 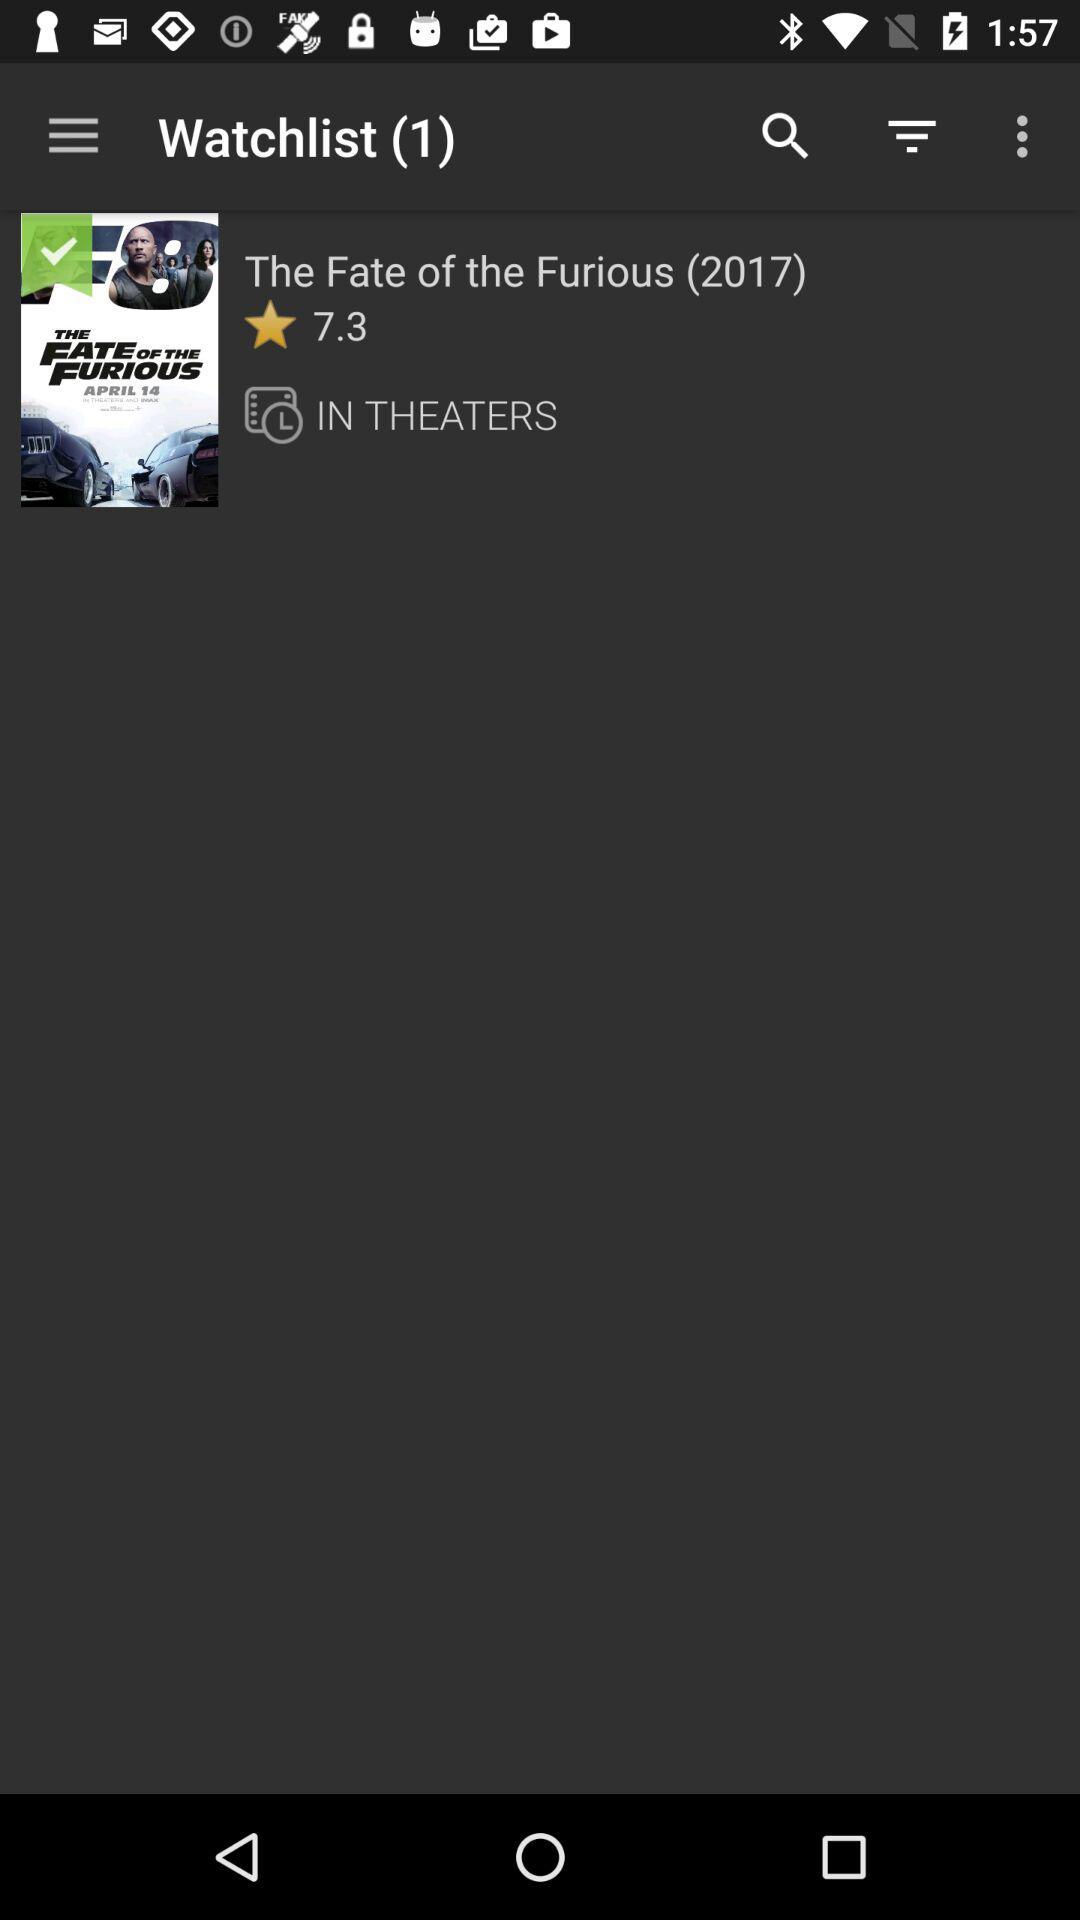 I want to click on the app to the left of the watchlist (1), so click(x=72, y=135).